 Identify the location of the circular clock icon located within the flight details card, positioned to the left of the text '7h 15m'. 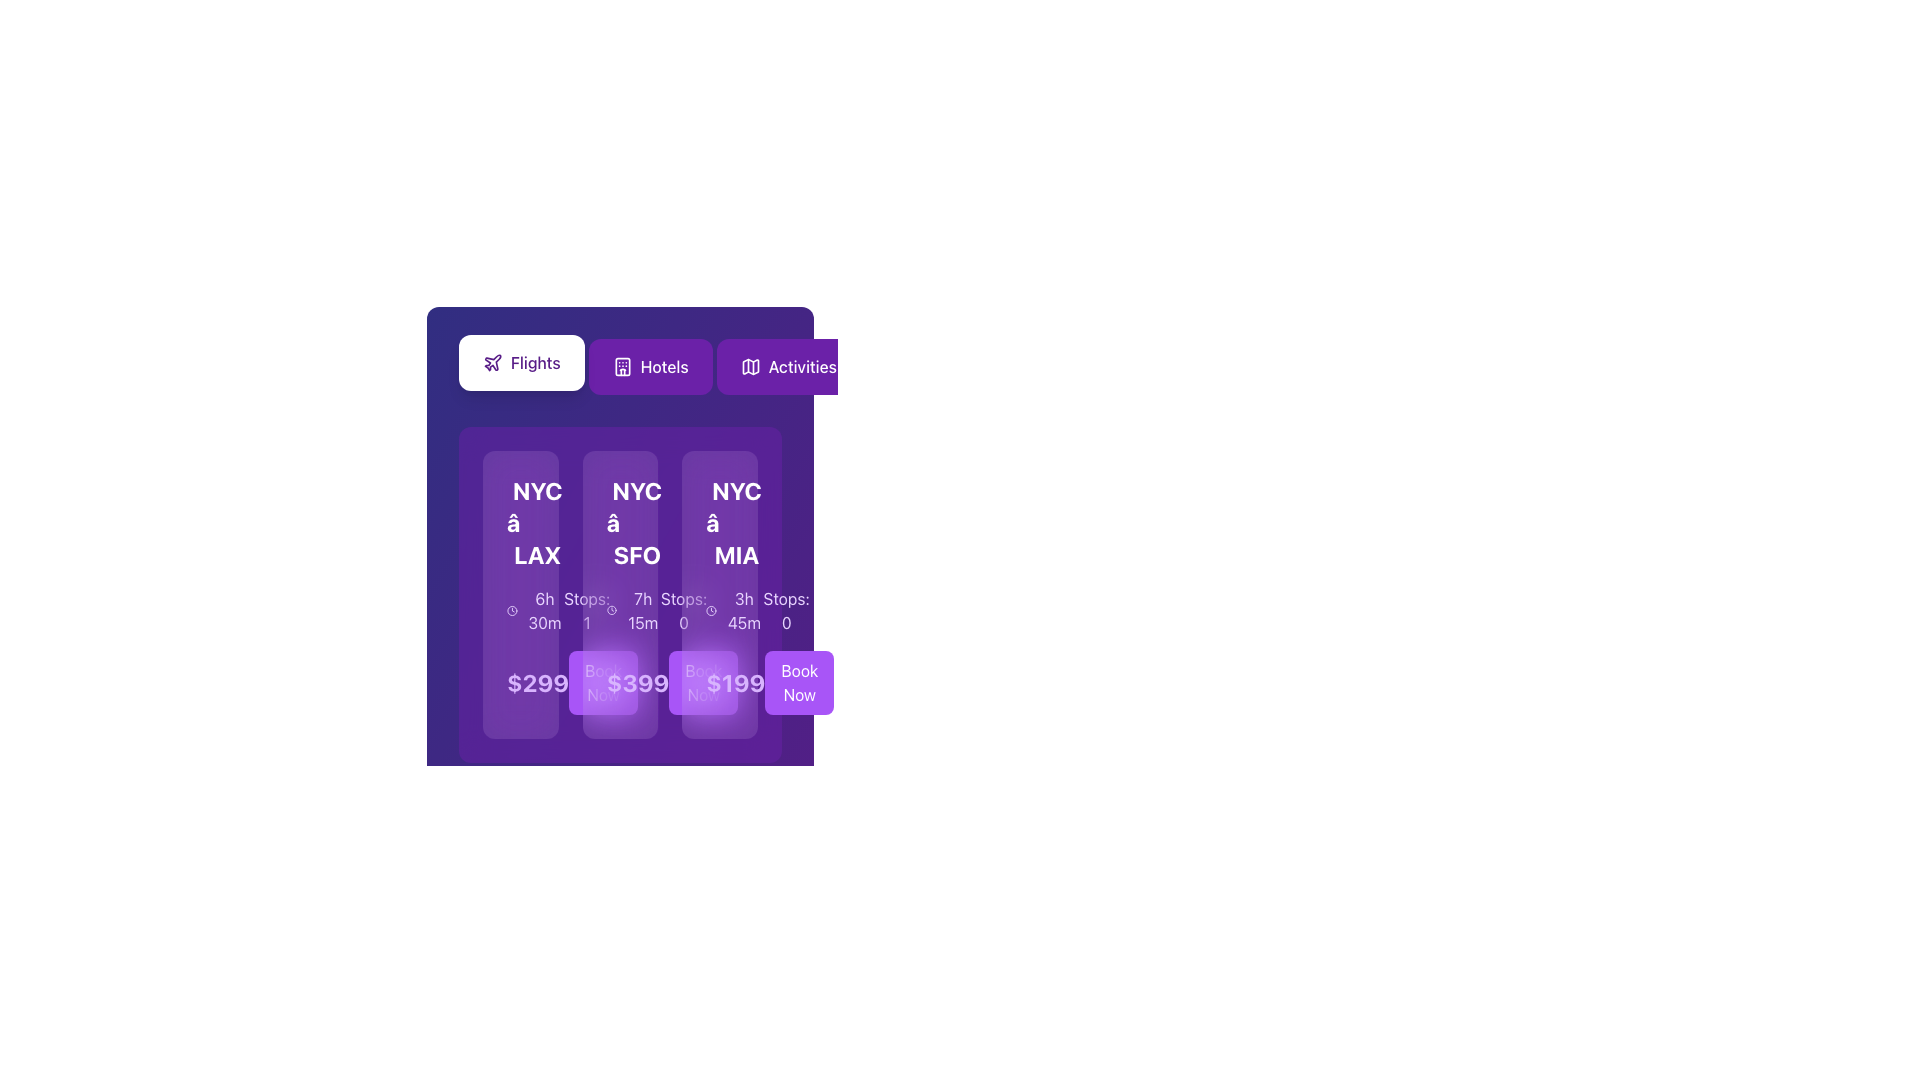
(611, 609).